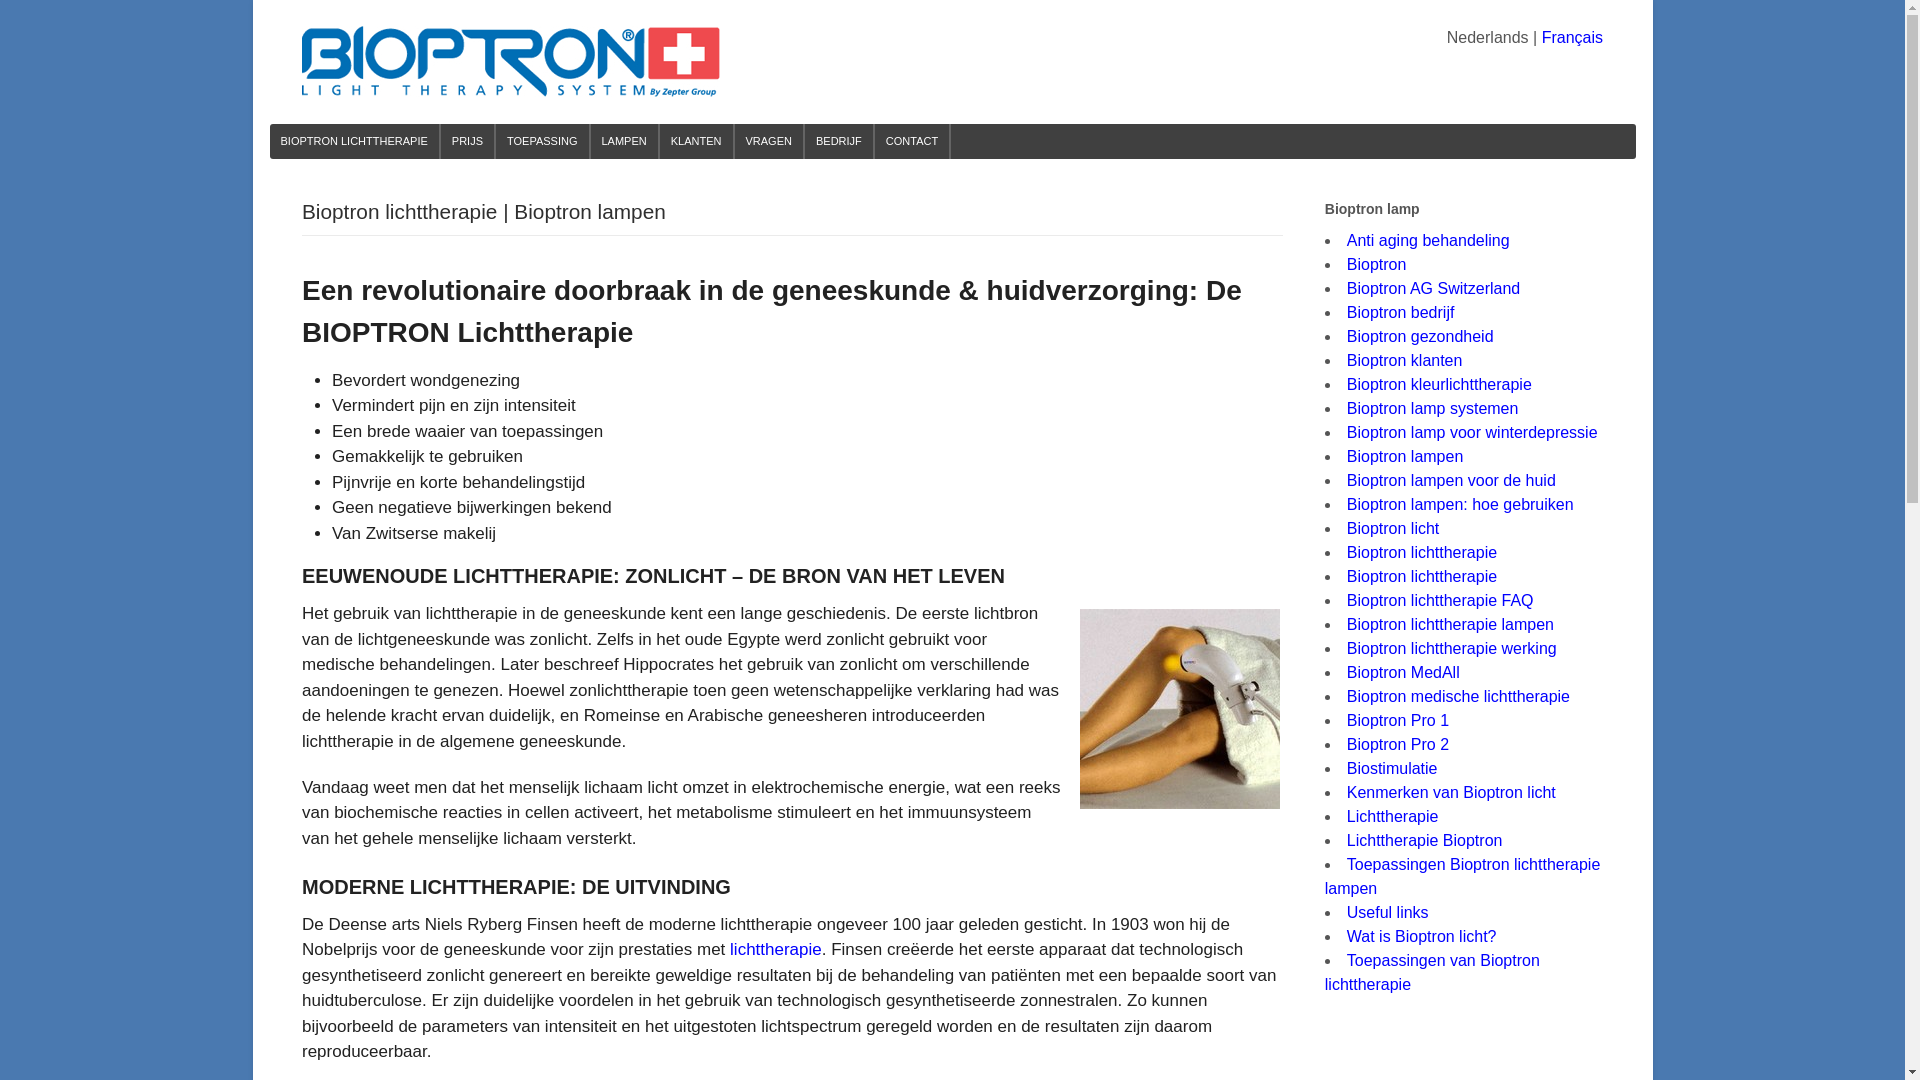 This screenshot has height=1080, width=1920. Describe the element at coordinates (1347, 672) in the screenshot. I see `'Bioptron MedAll'` at that location.